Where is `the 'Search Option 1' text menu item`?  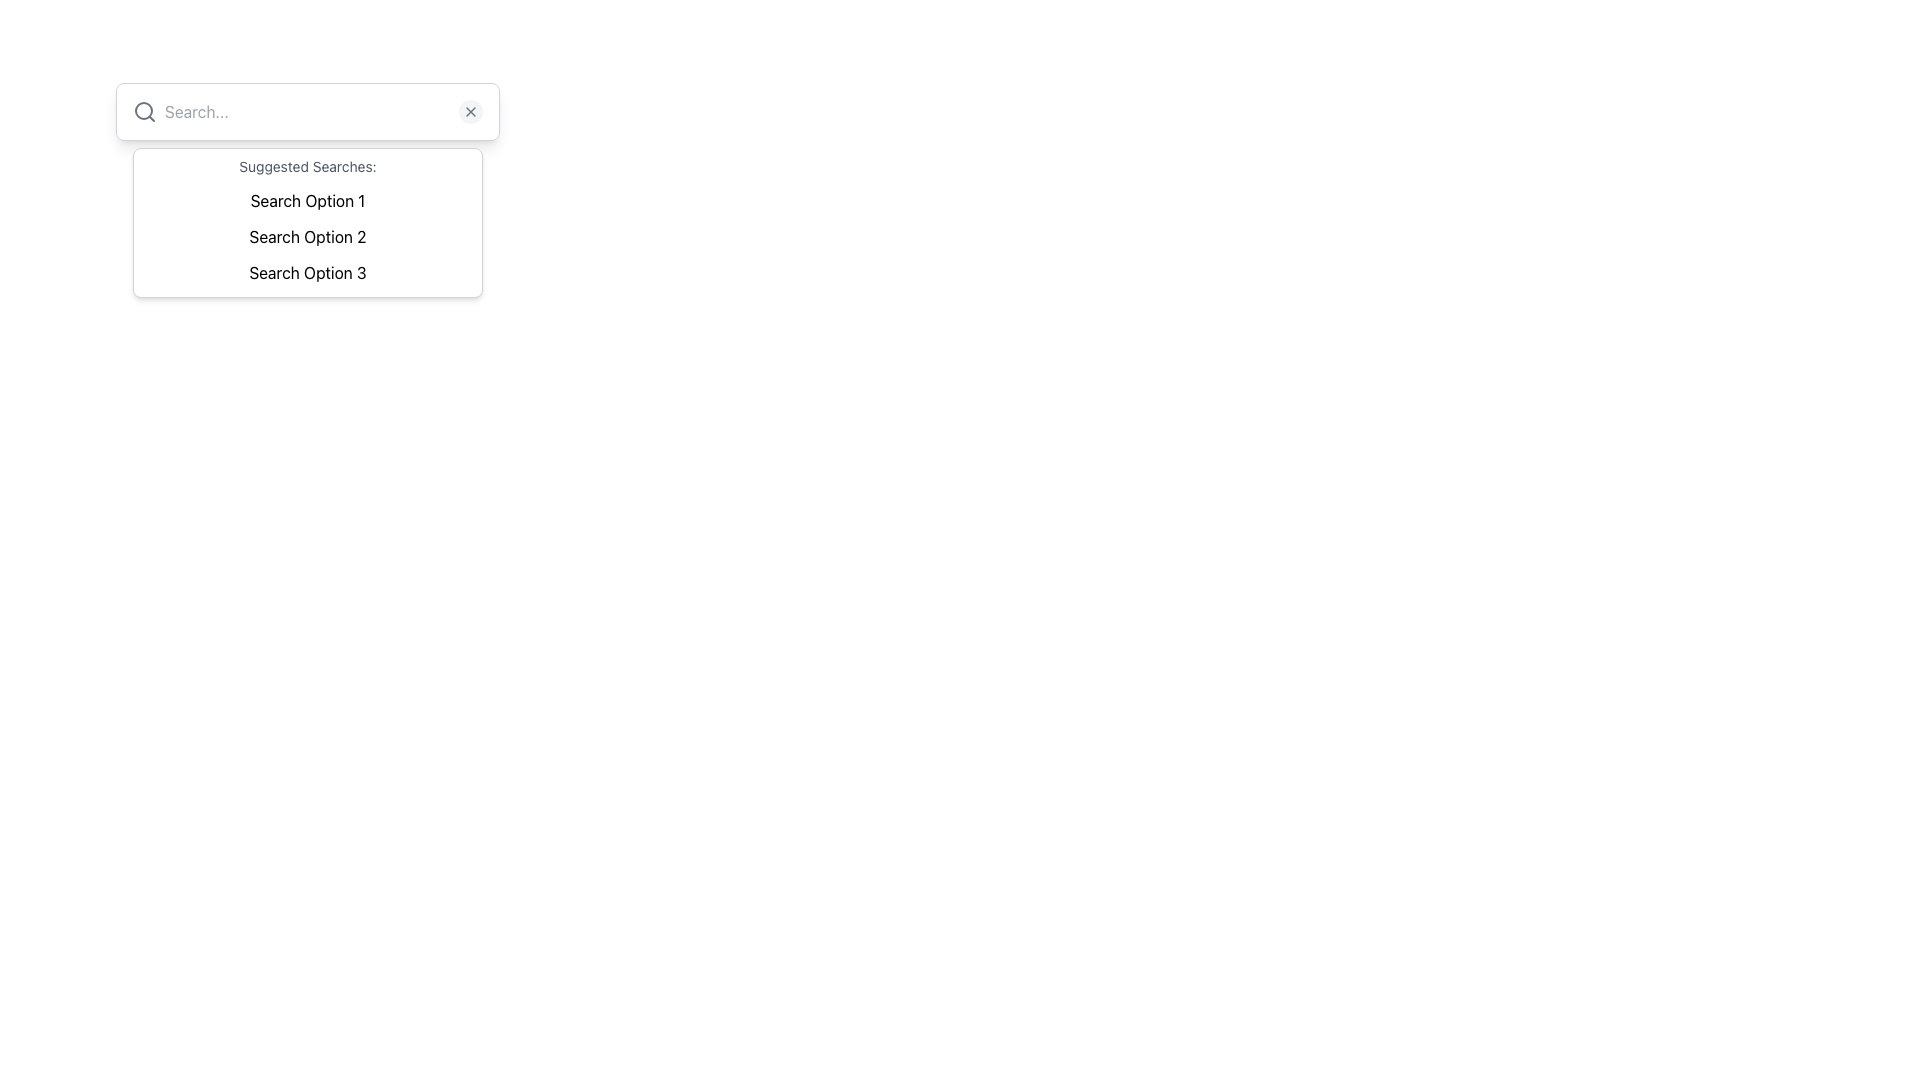
the 'Search Option 1' text menu item is located at coordinates (306, 200).